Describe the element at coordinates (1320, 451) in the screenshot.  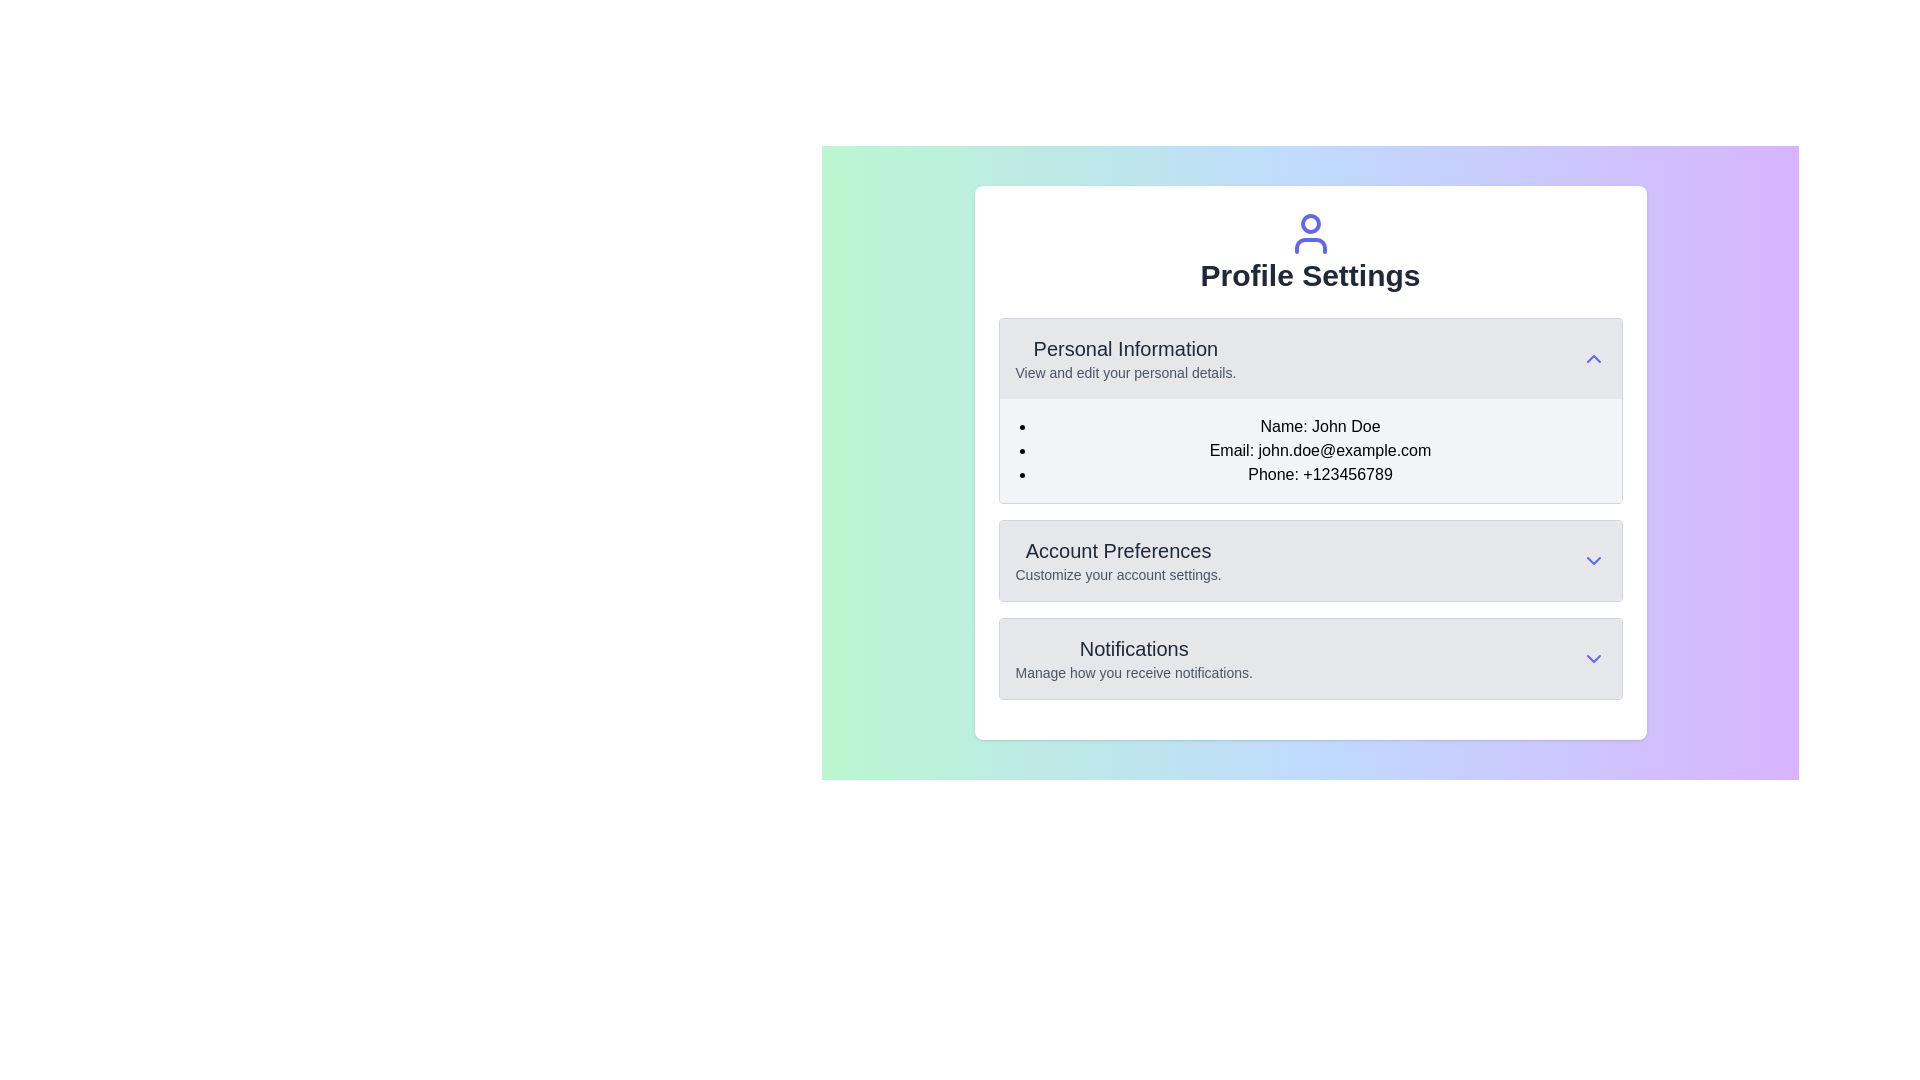
I see `the text label displaying 'Email: john.doe@example.com' located in the 'Personal Information' section of the profile settings panel` at that location.